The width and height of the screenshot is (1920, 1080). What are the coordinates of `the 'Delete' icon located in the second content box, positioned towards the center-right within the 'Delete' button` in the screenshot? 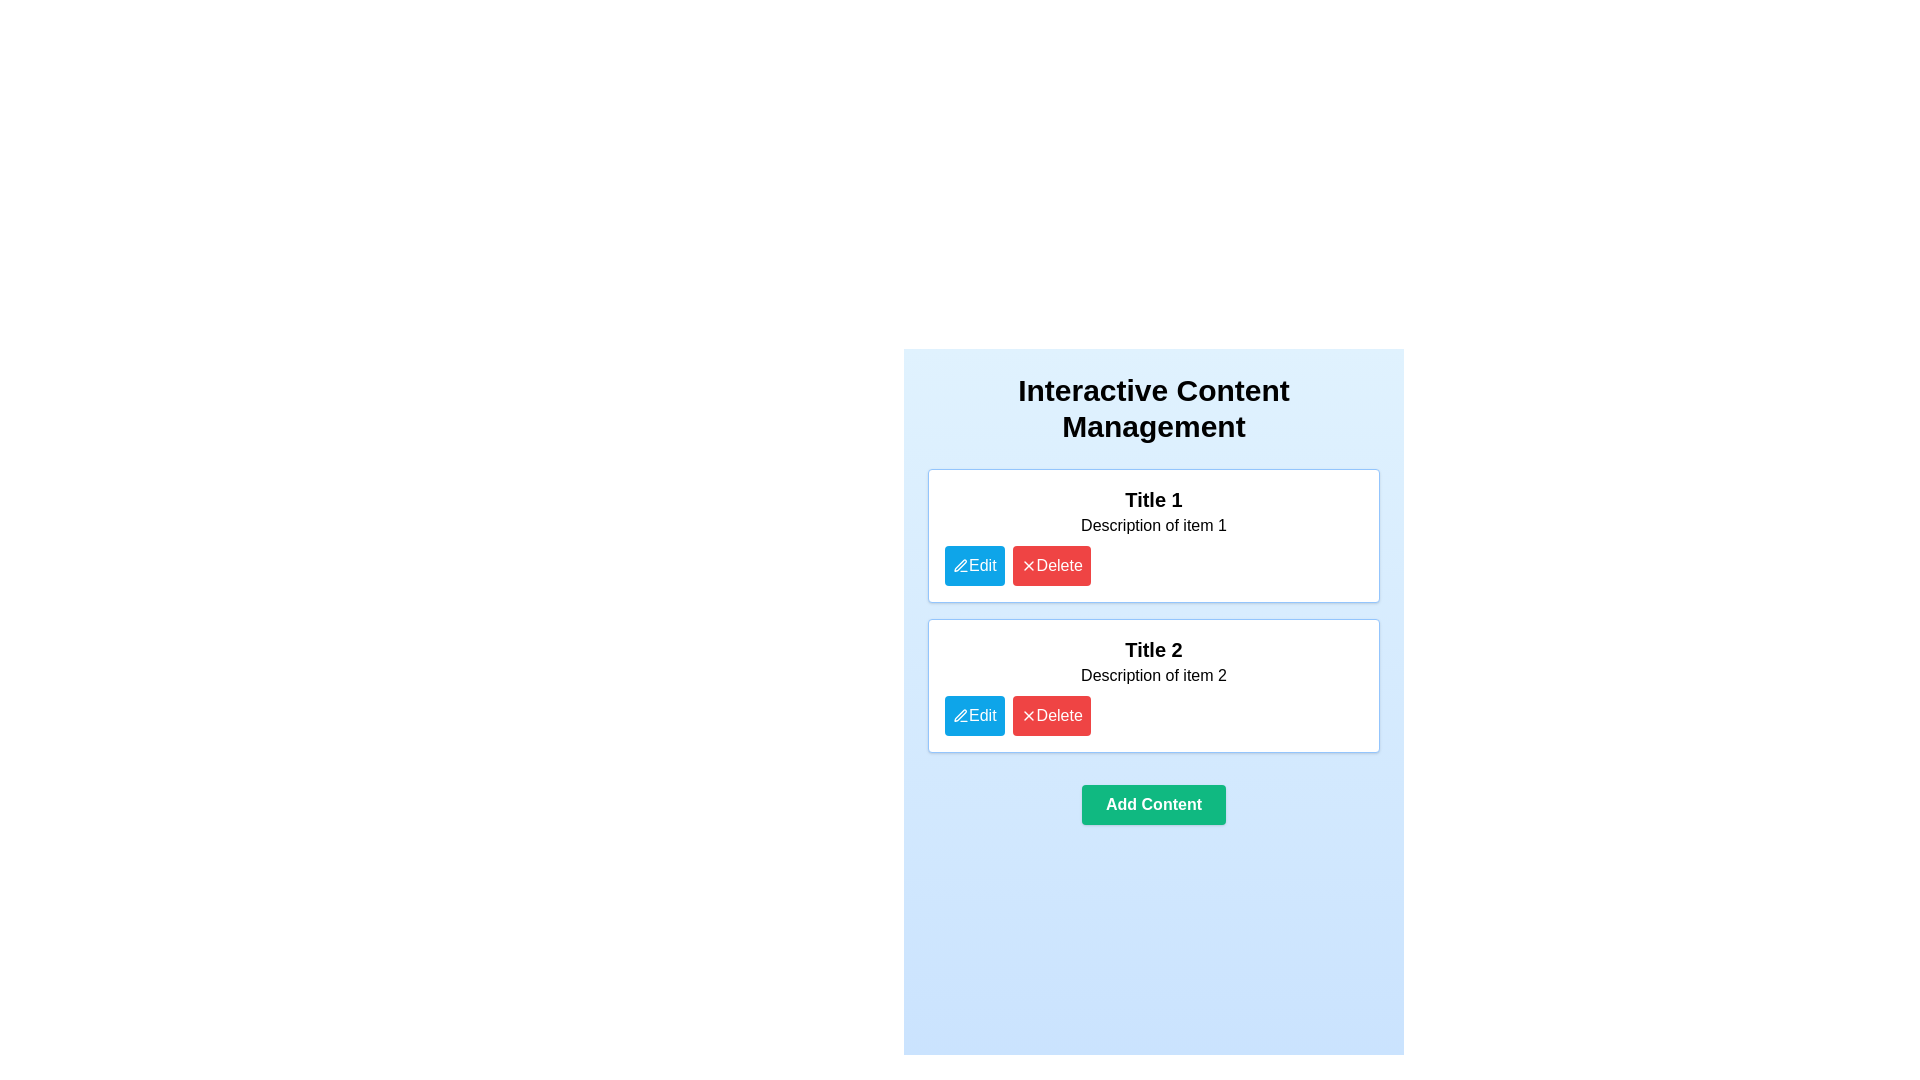 It's located at (1028, 715).